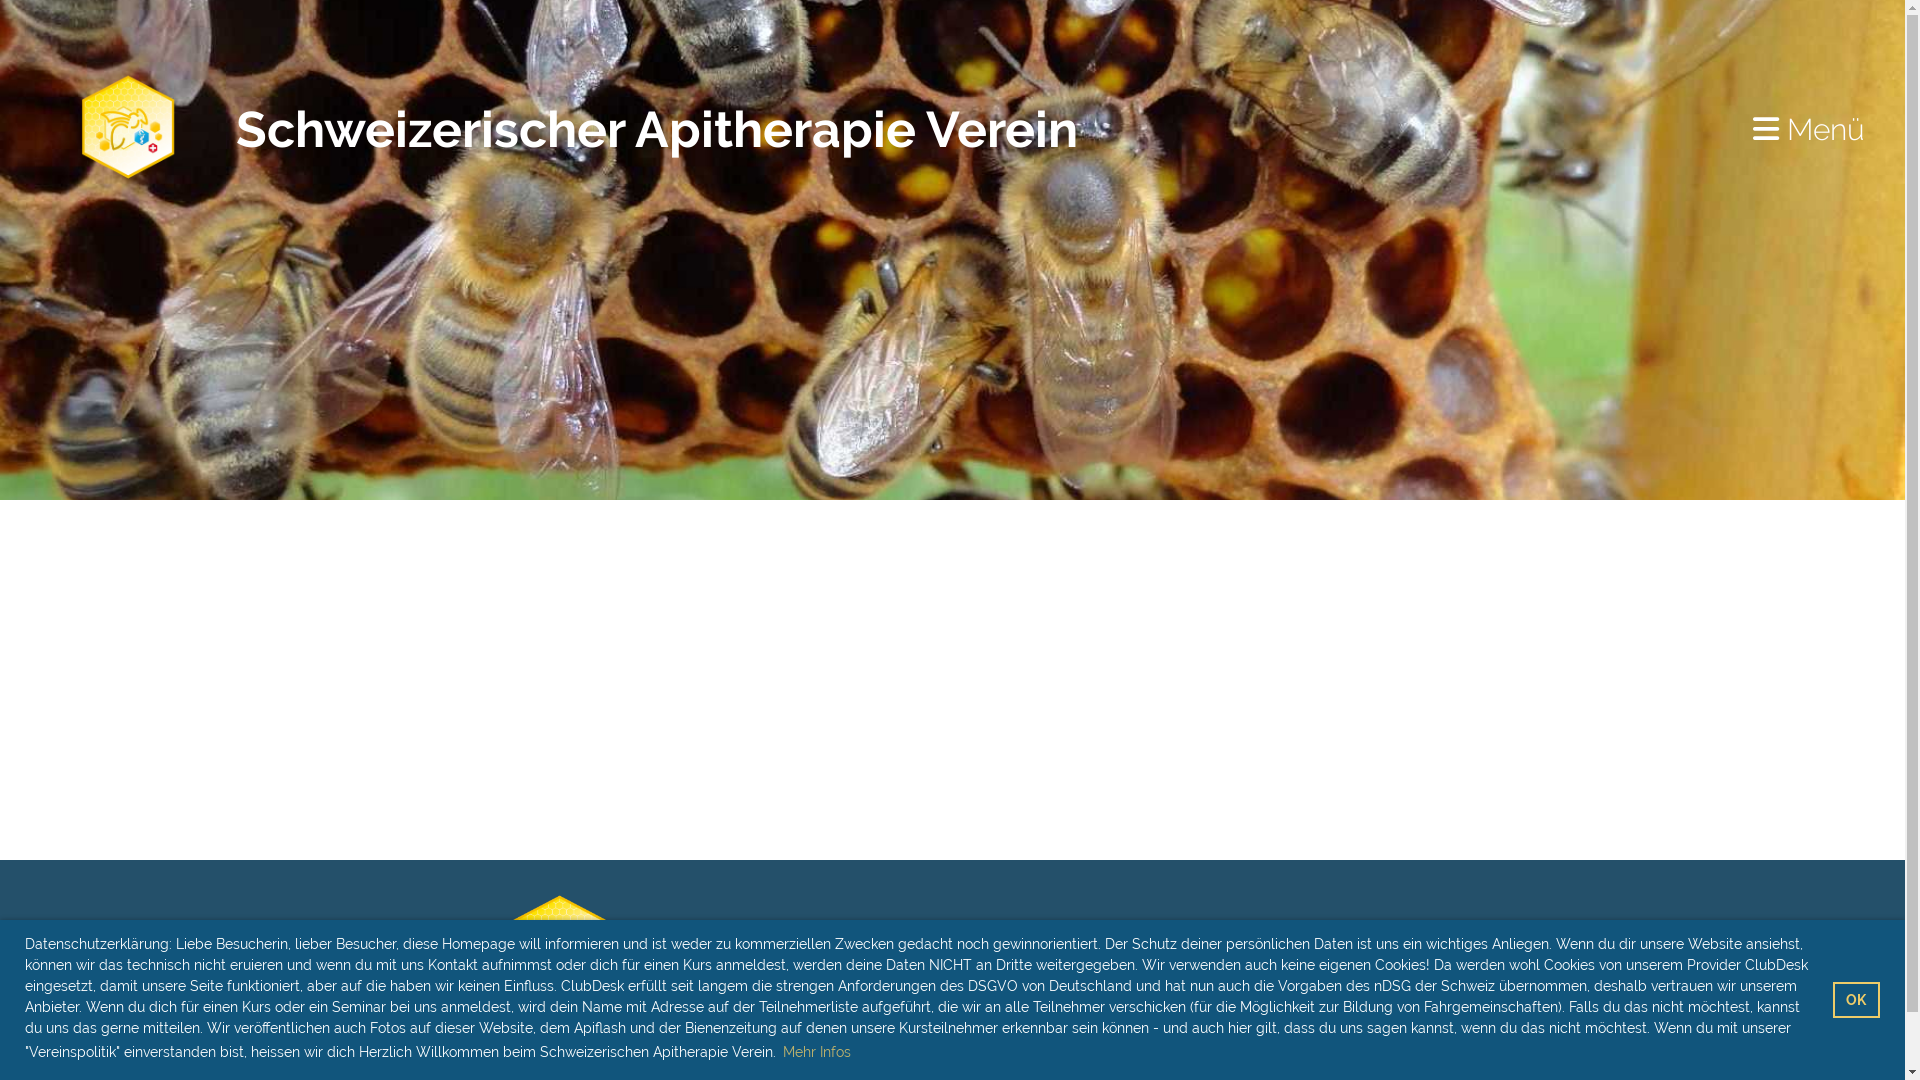 Image resolution: width=1920 pixels, height=1080 pixels. I want to click on 'OK', so click(1855, 999).